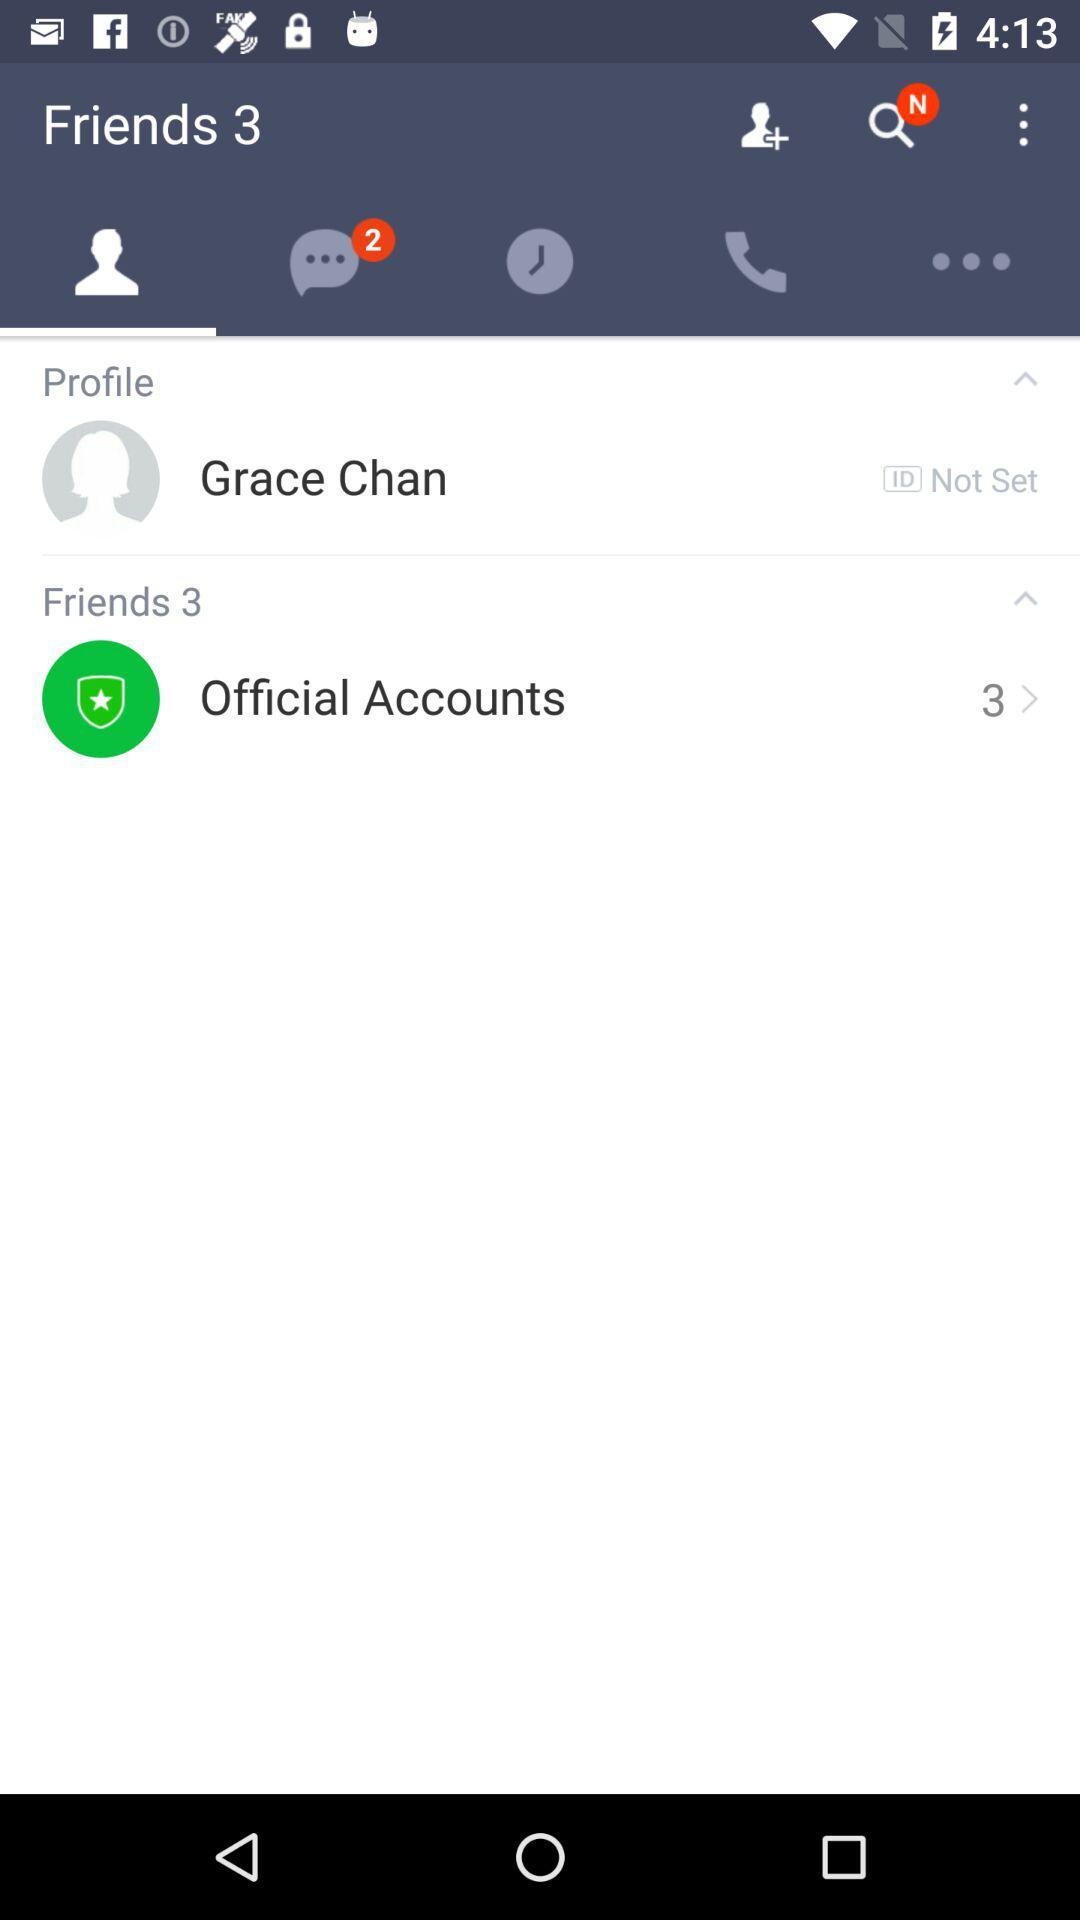 Image resolution: width=1080 pixels, height=1920 pixels. I want to click on the arrow which is above the number 3, so click(1025, 597).